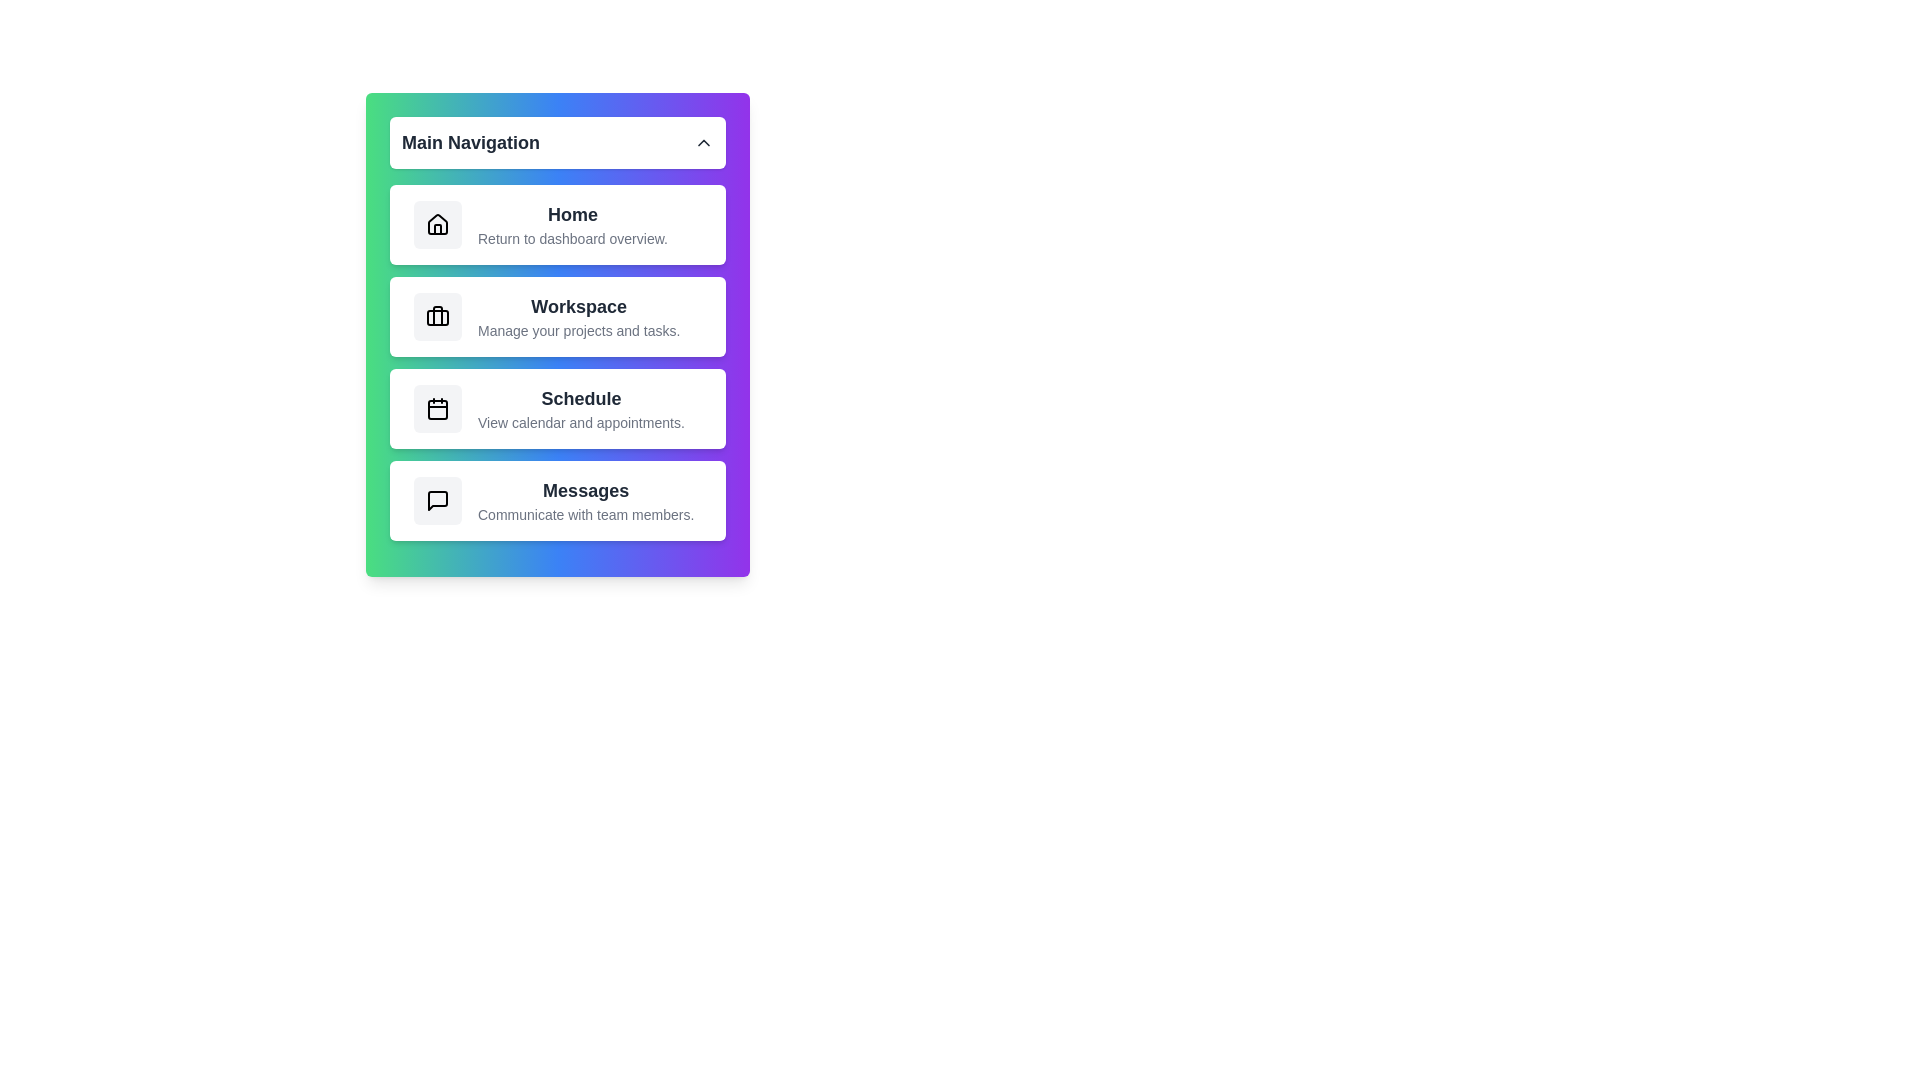 The width and height of the screenshot is (1920, 1080). I want to click on the 'Workspace' navigation item, so click(557, 315).